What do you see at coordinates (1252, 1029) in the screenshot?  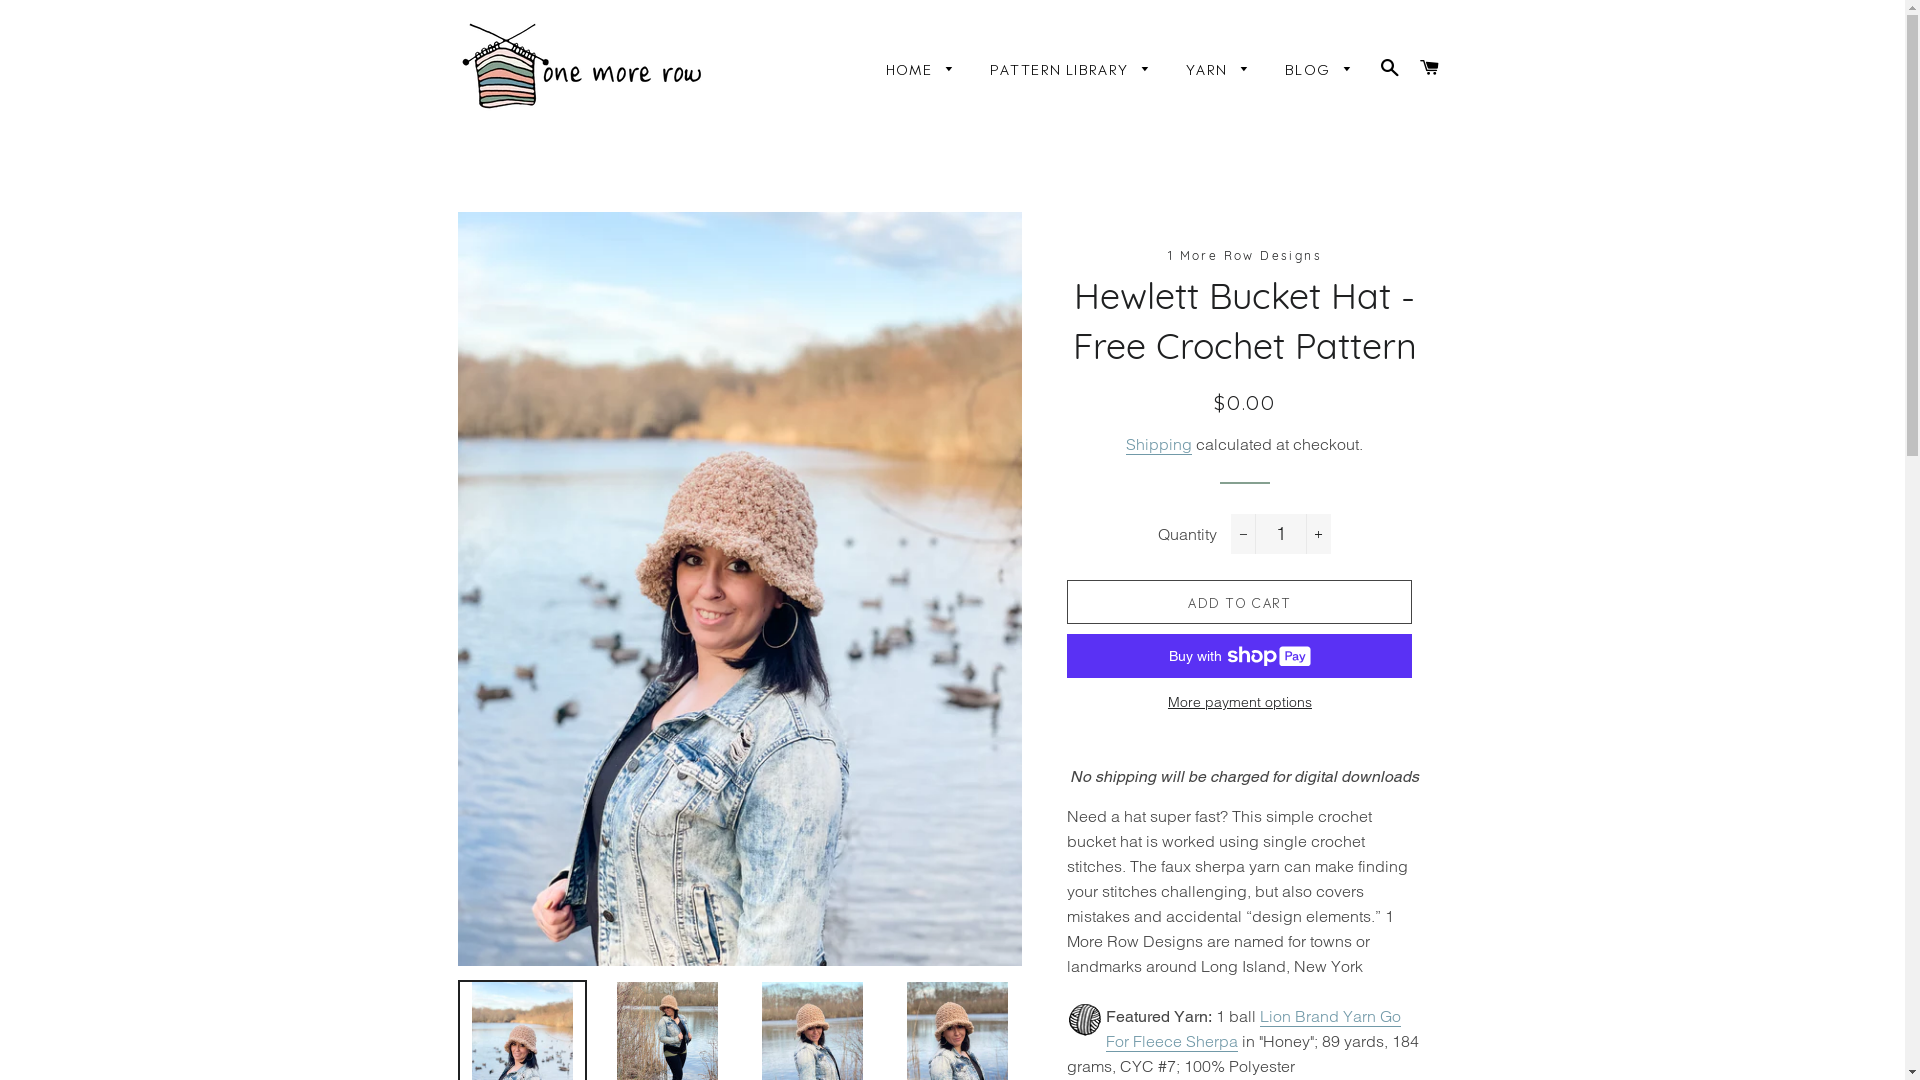 I see `'Lion Brand Yarn Go For Fleece Sherpa'` at bounding box center [1252, 1029].